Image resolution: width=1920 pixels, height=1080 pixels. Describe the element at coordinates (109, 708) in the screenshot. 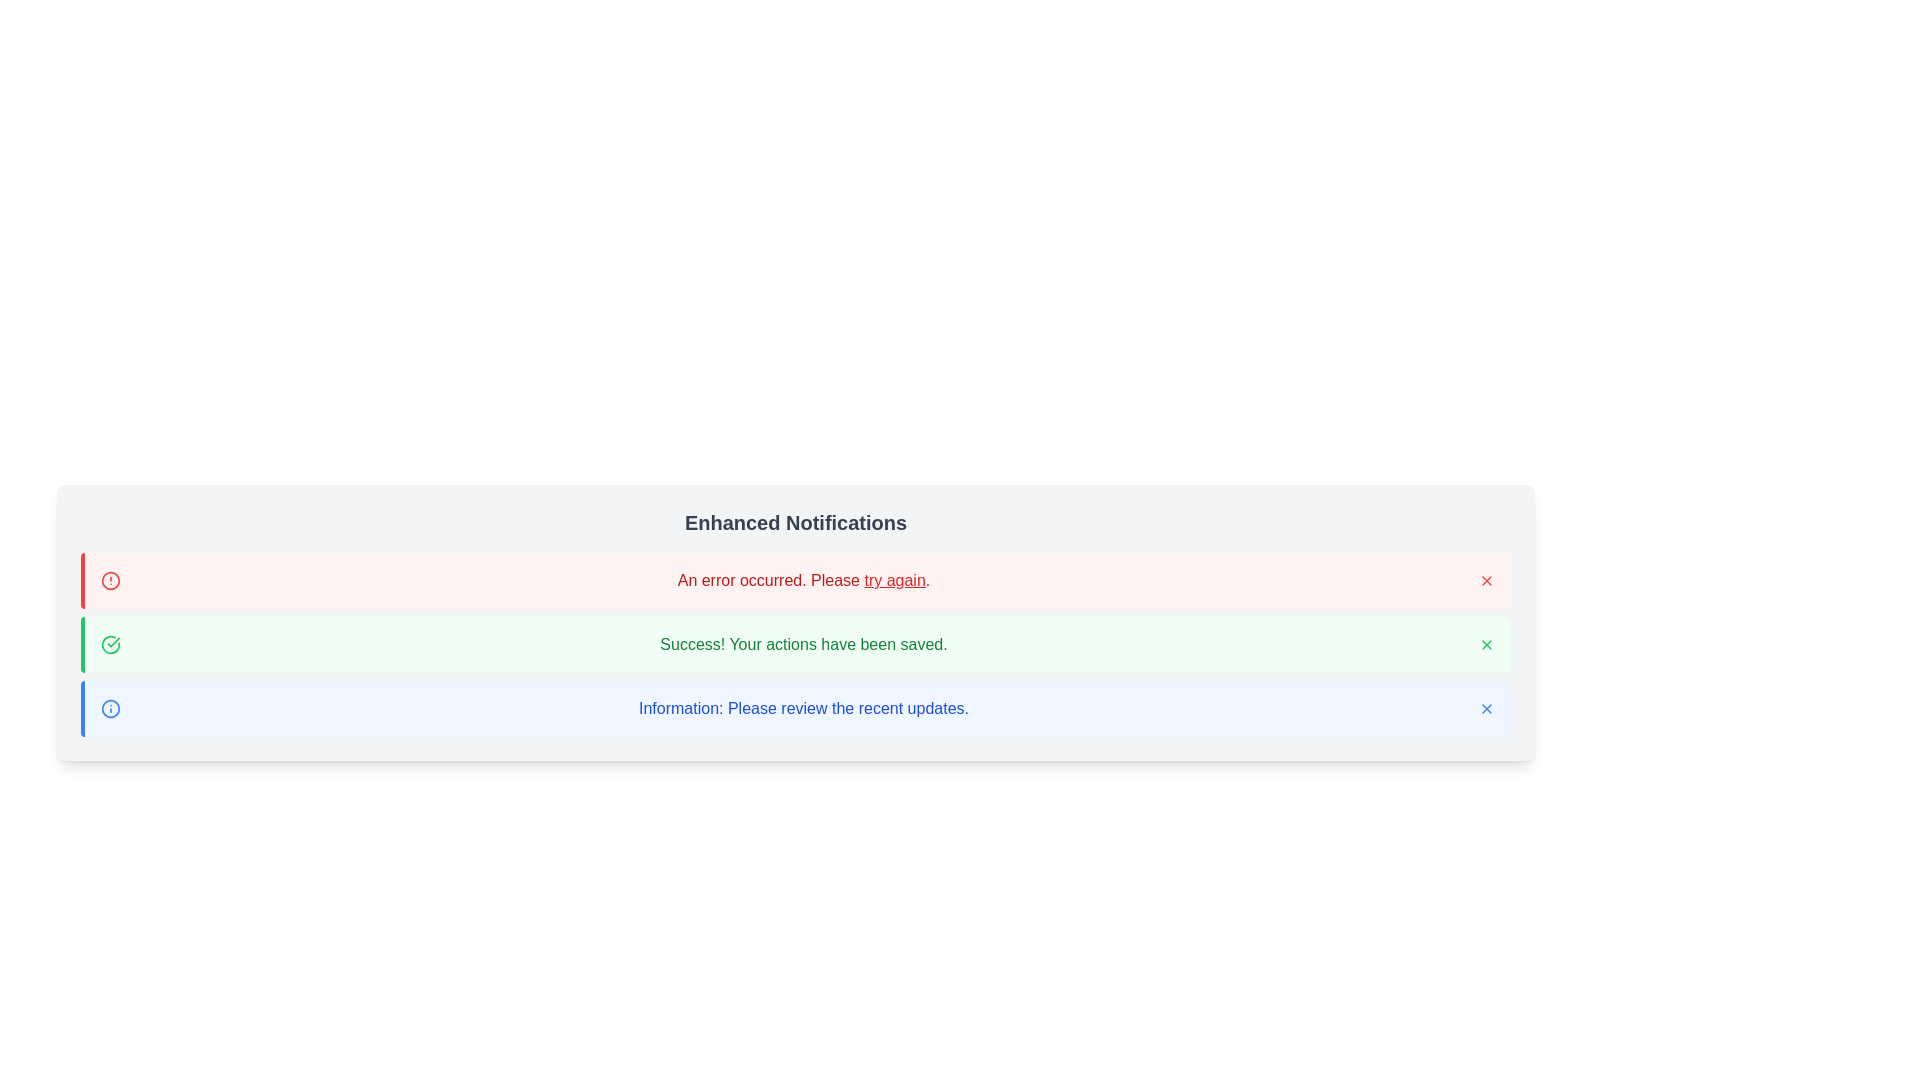

I see `the circular decorative icon located within the third notification entry, which has a blue background and represents an informational message` at that location.